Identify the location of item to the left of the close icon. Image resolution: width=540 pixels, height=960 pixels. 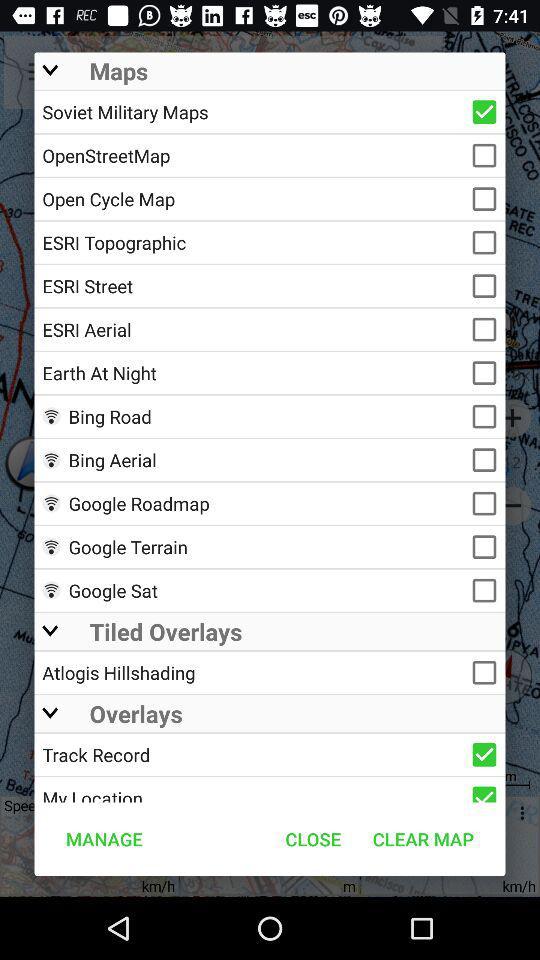
(104, 839).